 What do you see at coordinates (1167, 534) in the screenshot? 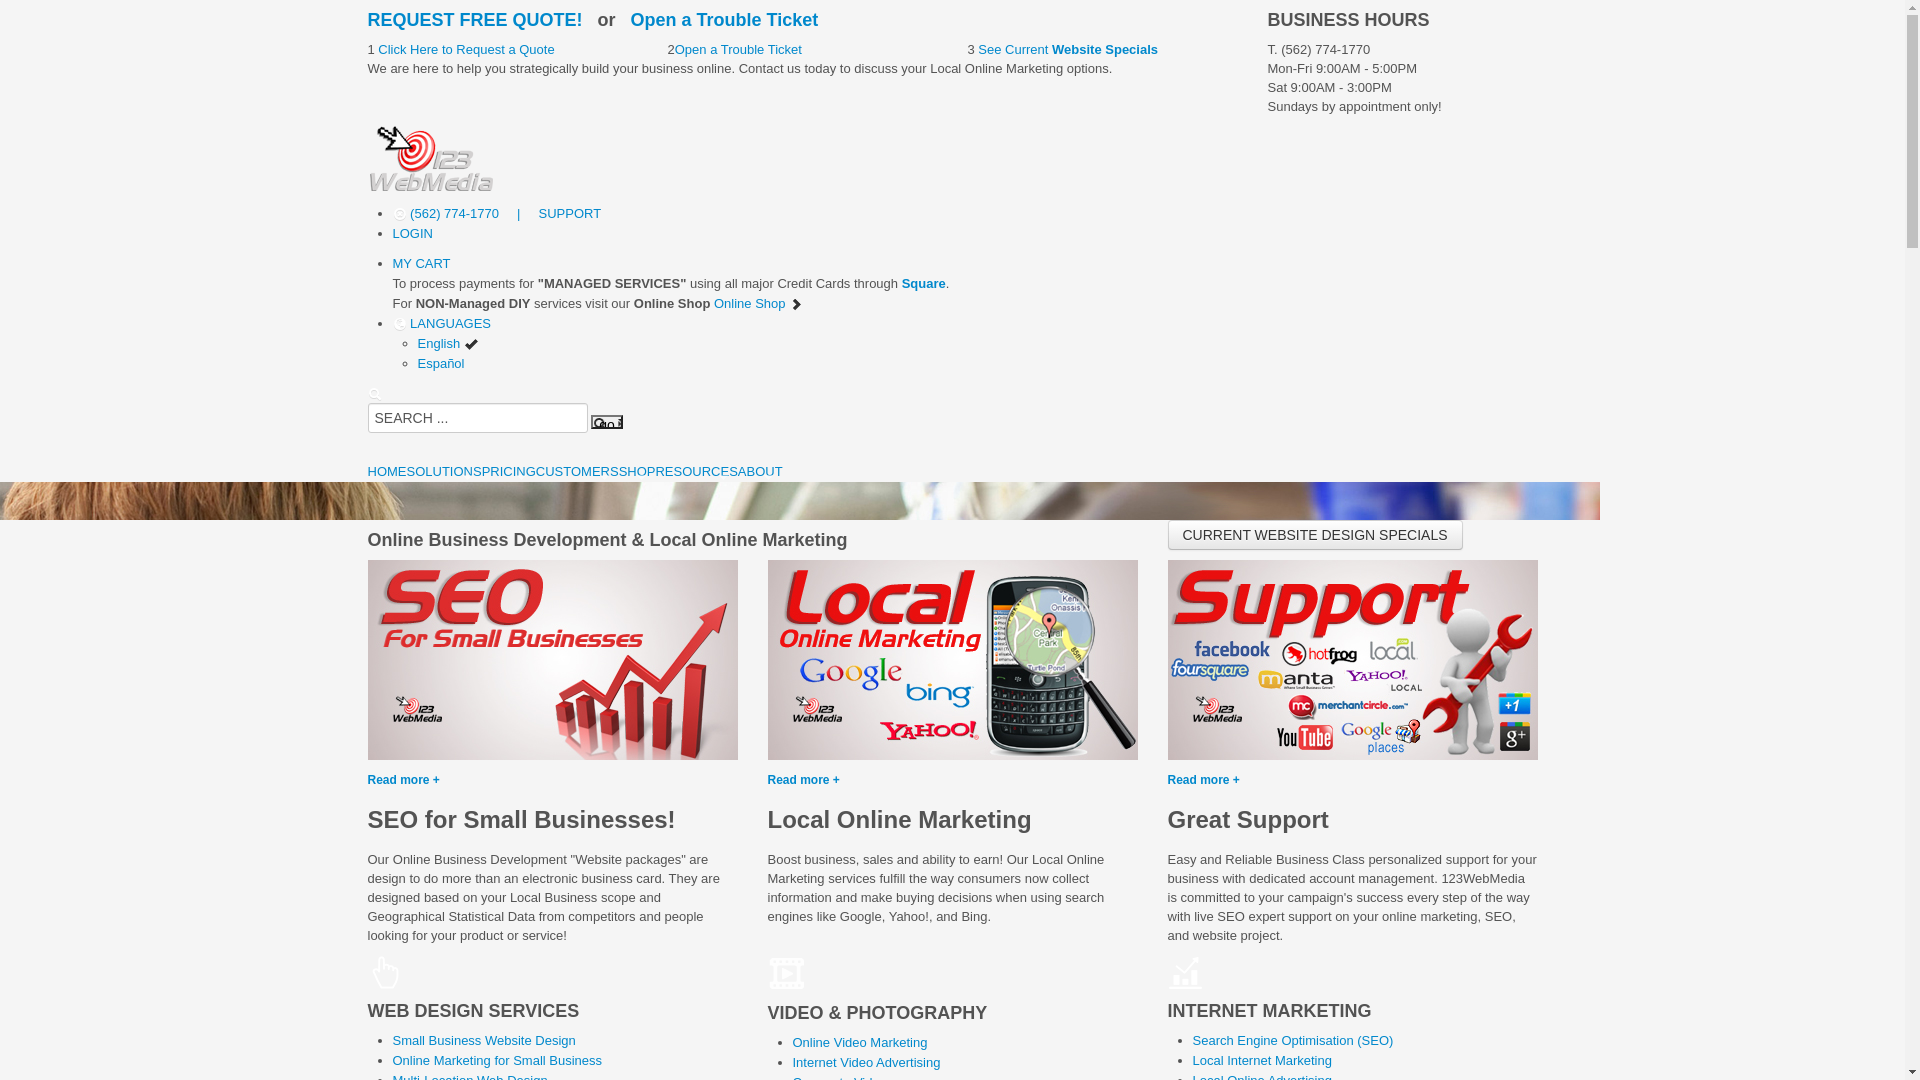
I see `'CURRENT WEBSITE DESIGN SPECIALS'` at bounding box center [1167, 534].